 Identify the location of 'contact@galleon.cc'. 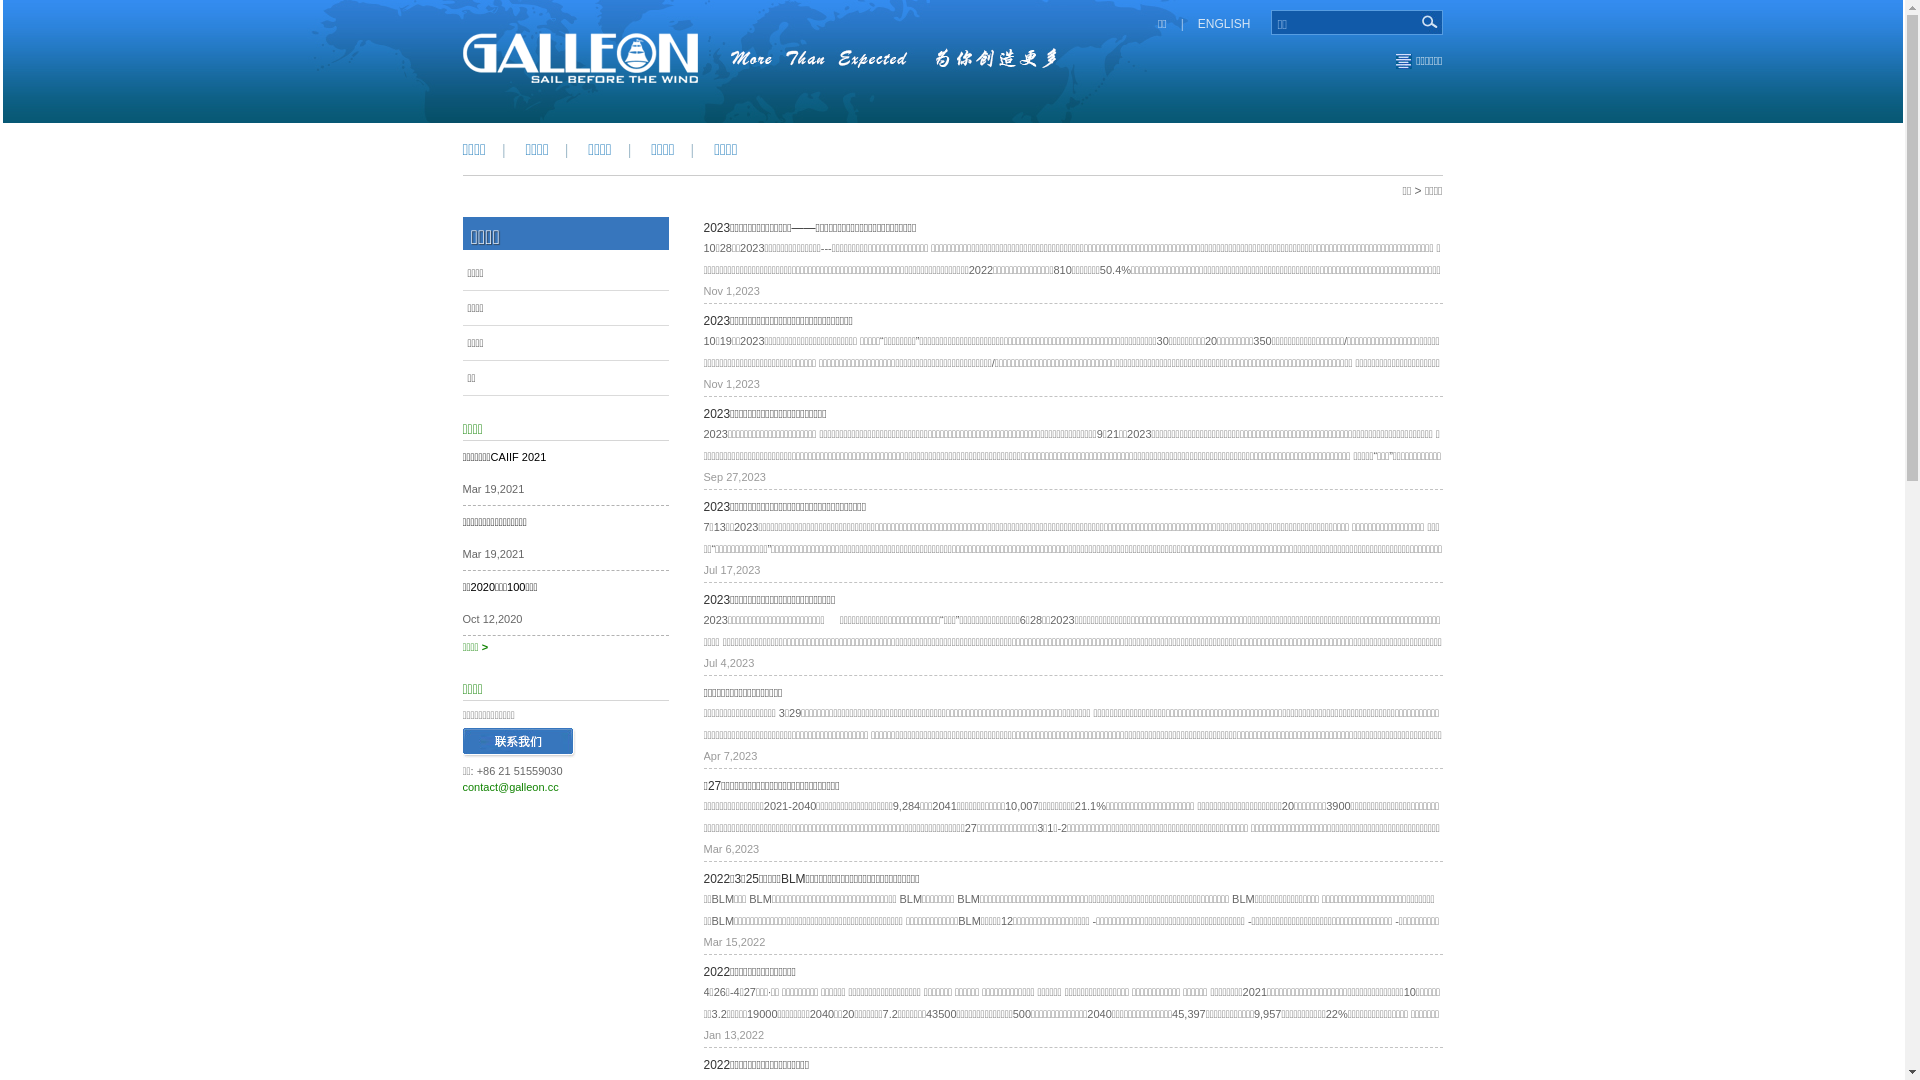
(460, 785).